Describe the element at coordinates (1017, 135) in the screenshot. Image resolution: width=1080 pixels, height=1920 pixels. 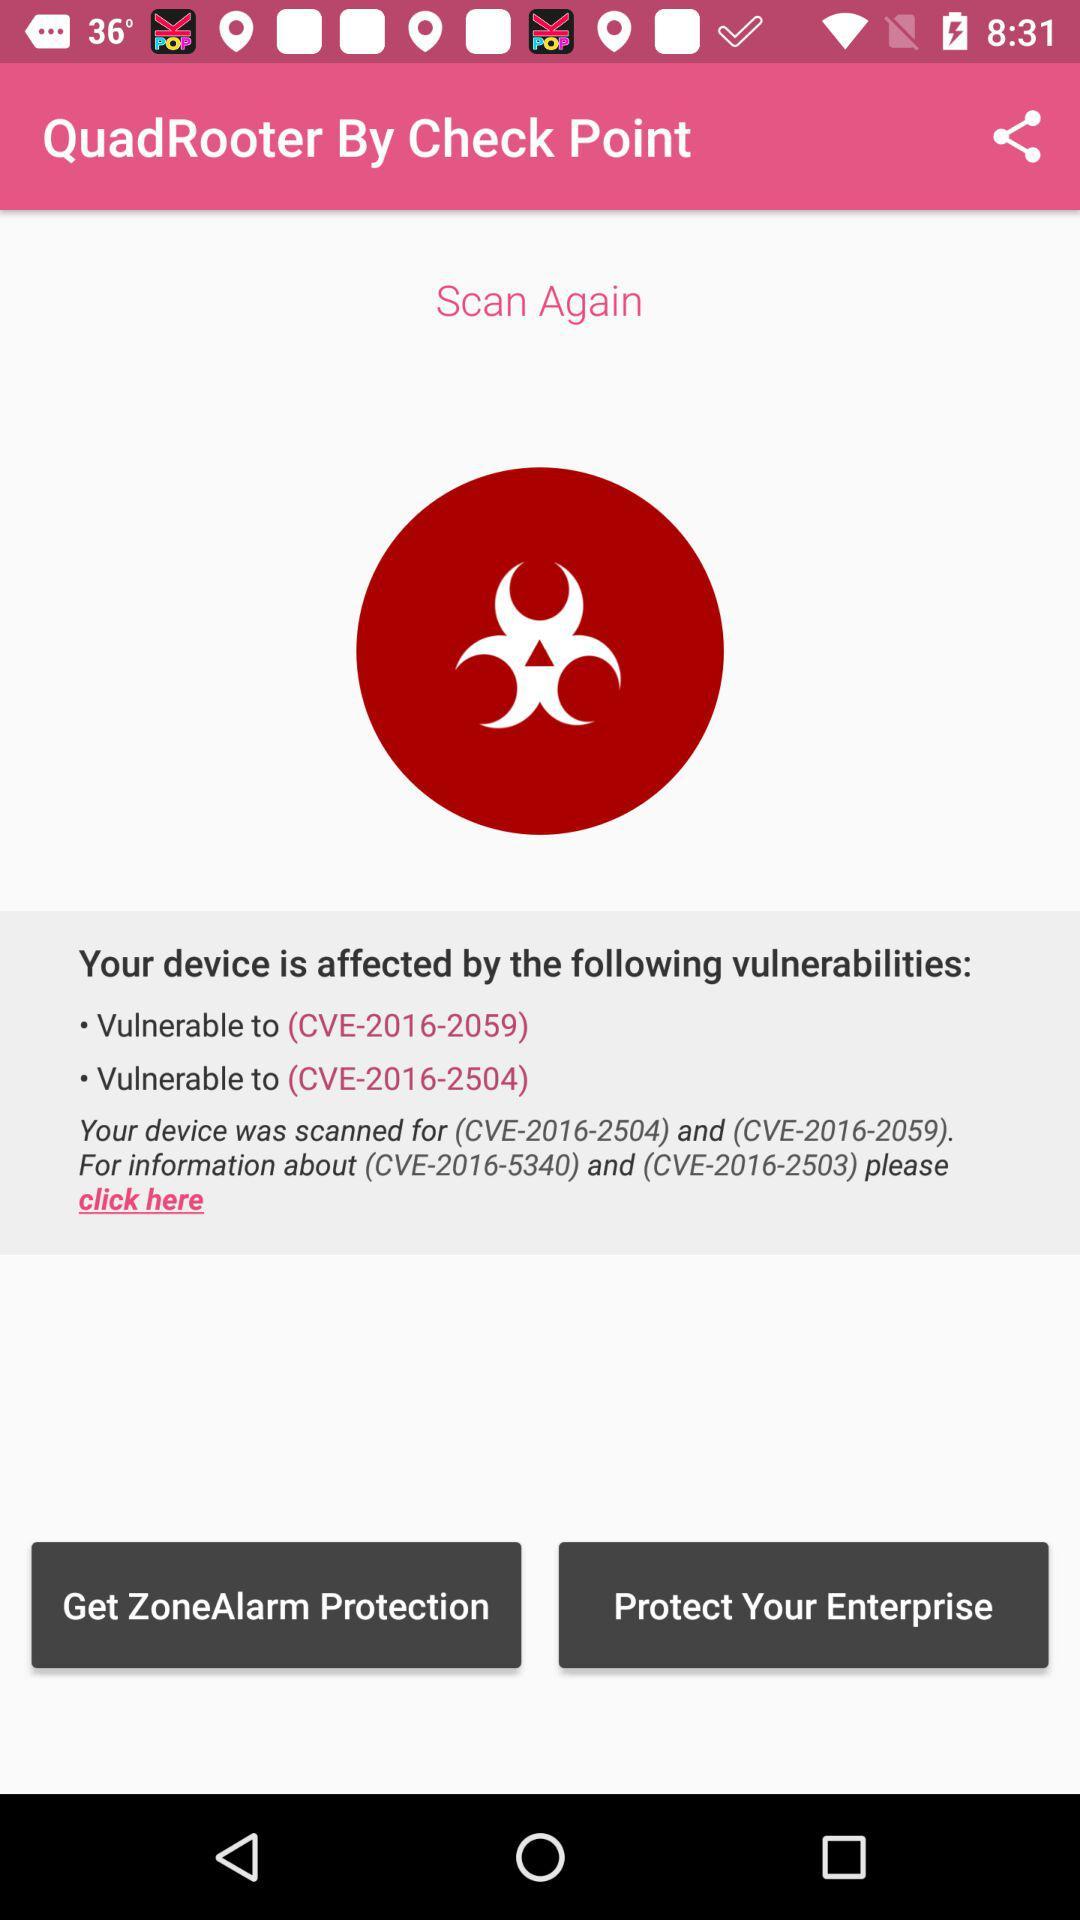
I see `the item to the right of the quadrooter by check item` at that location.